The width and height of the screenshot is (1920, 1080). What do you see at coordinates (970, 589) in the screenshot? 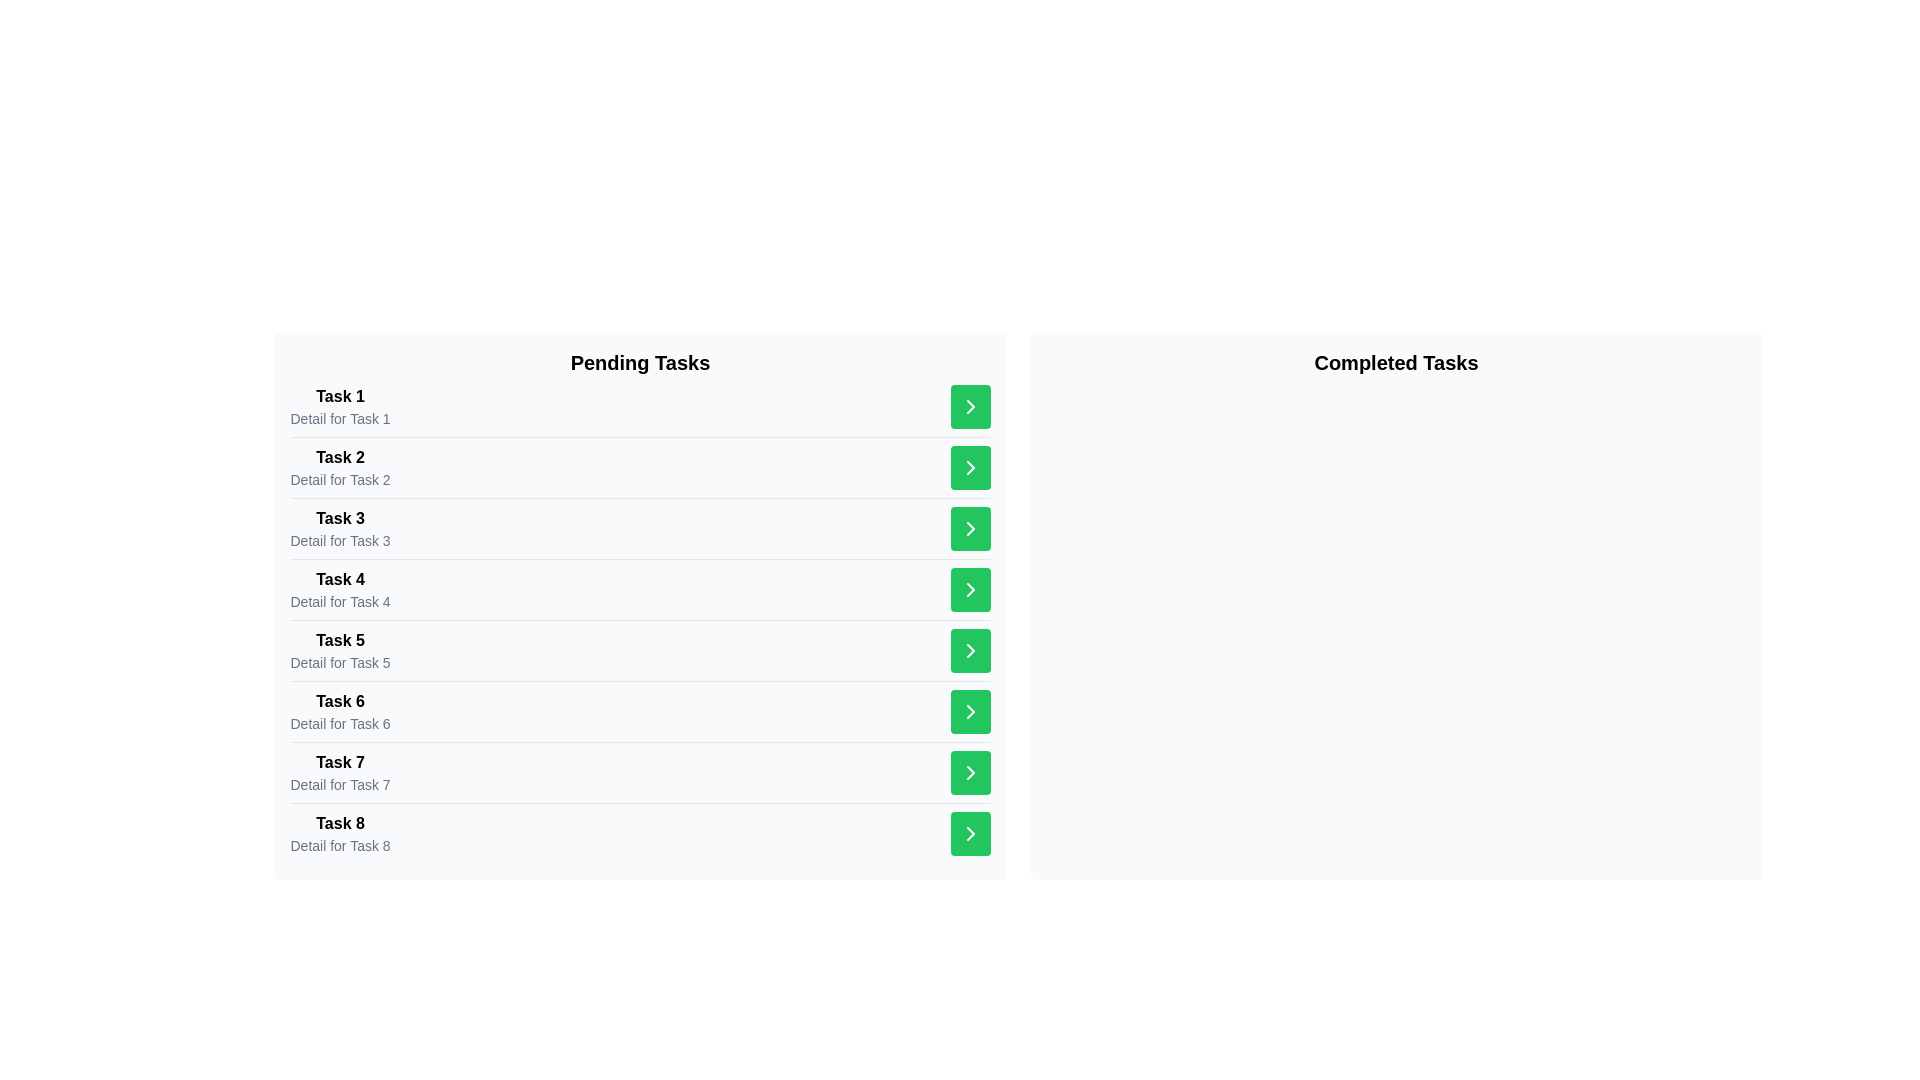
I see `the rightward-pointing chevron button, which is a green circular button with a white arrow inside` at bounding box center [970, 589].